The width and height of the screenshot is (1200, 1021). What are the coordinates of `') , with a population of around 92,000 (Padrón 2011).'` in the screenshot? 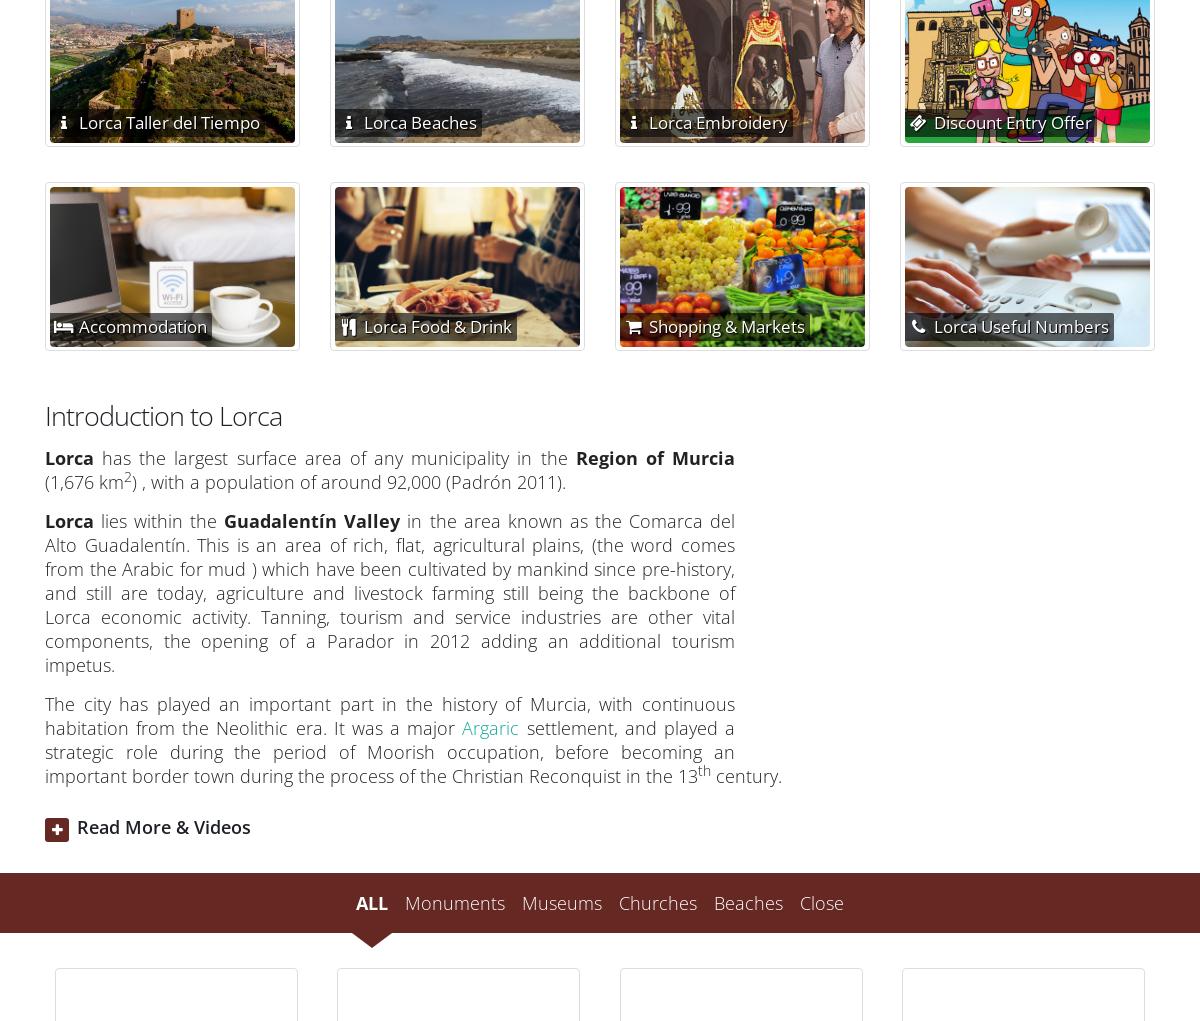 It's located at (348, 481).